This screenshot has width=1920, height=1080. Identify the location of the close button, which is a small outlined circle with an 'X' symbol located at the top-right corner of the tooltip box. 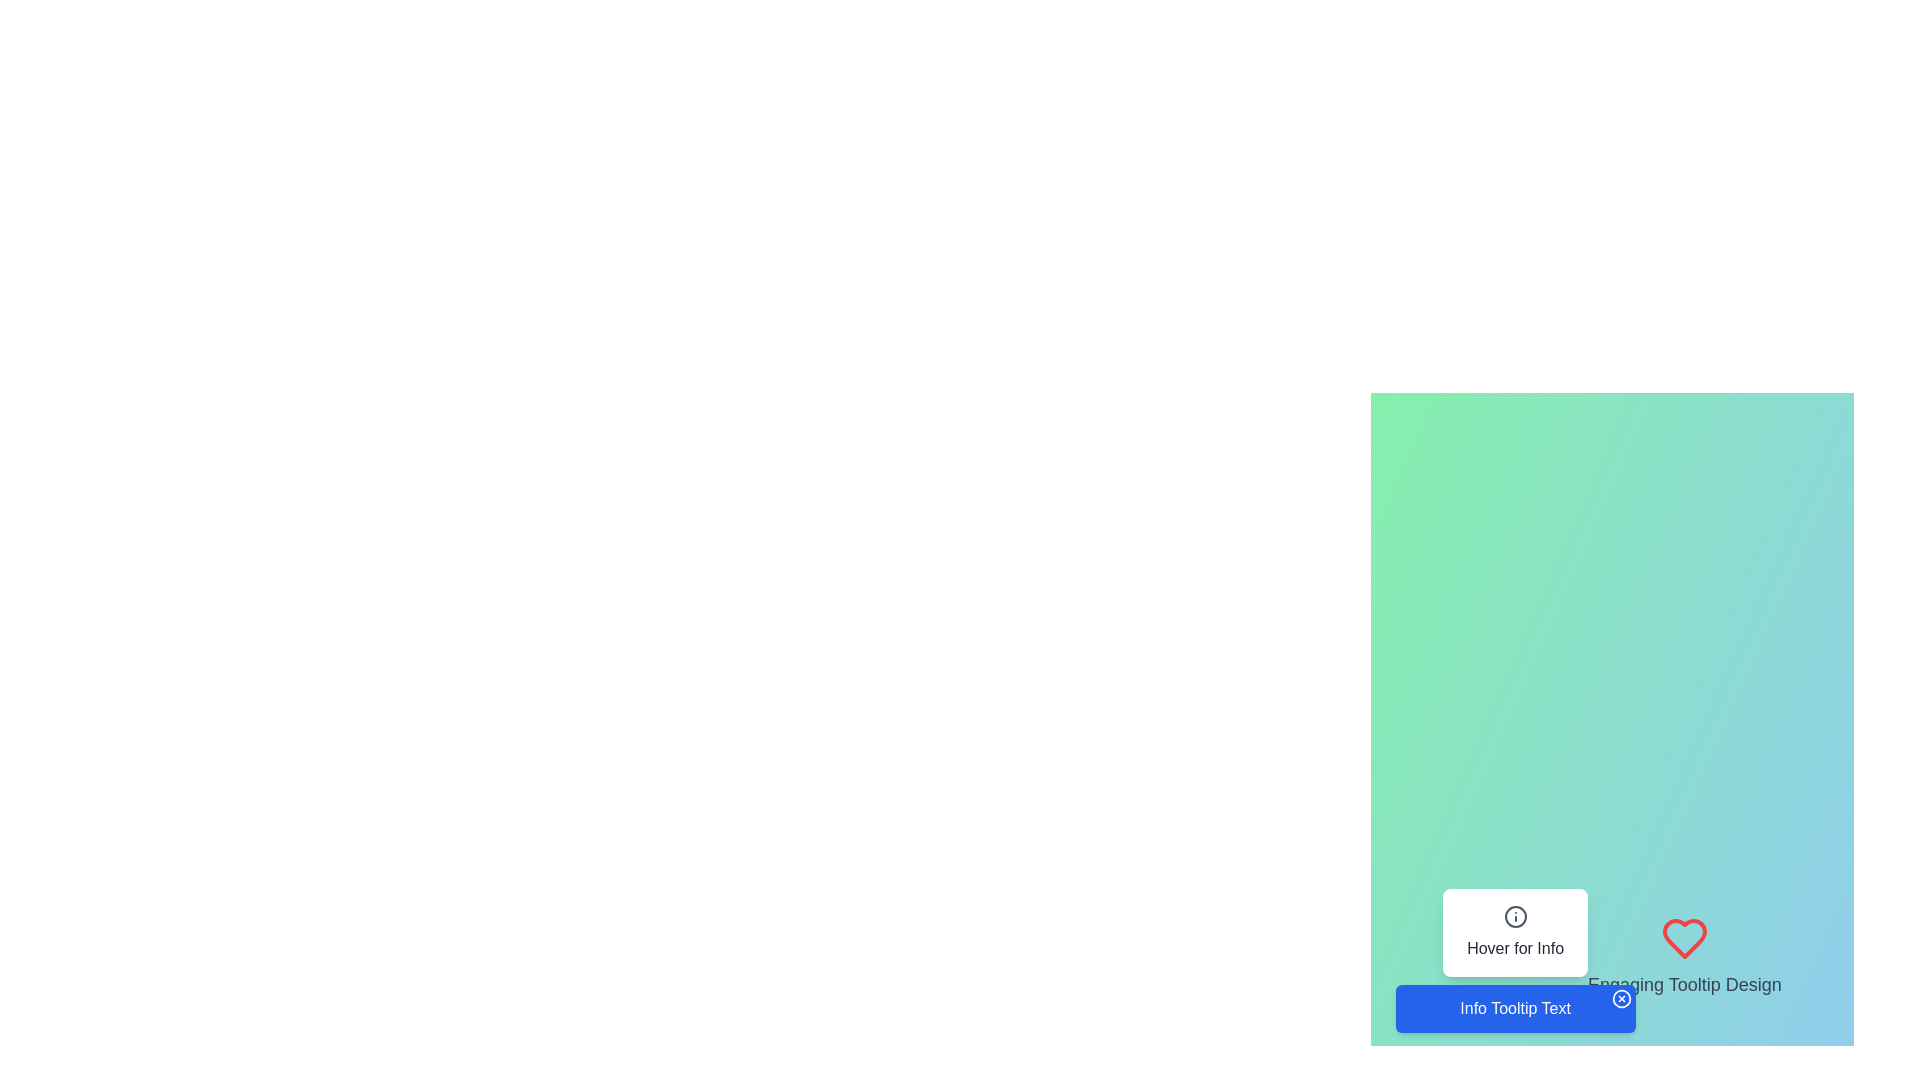
(1621, 999).